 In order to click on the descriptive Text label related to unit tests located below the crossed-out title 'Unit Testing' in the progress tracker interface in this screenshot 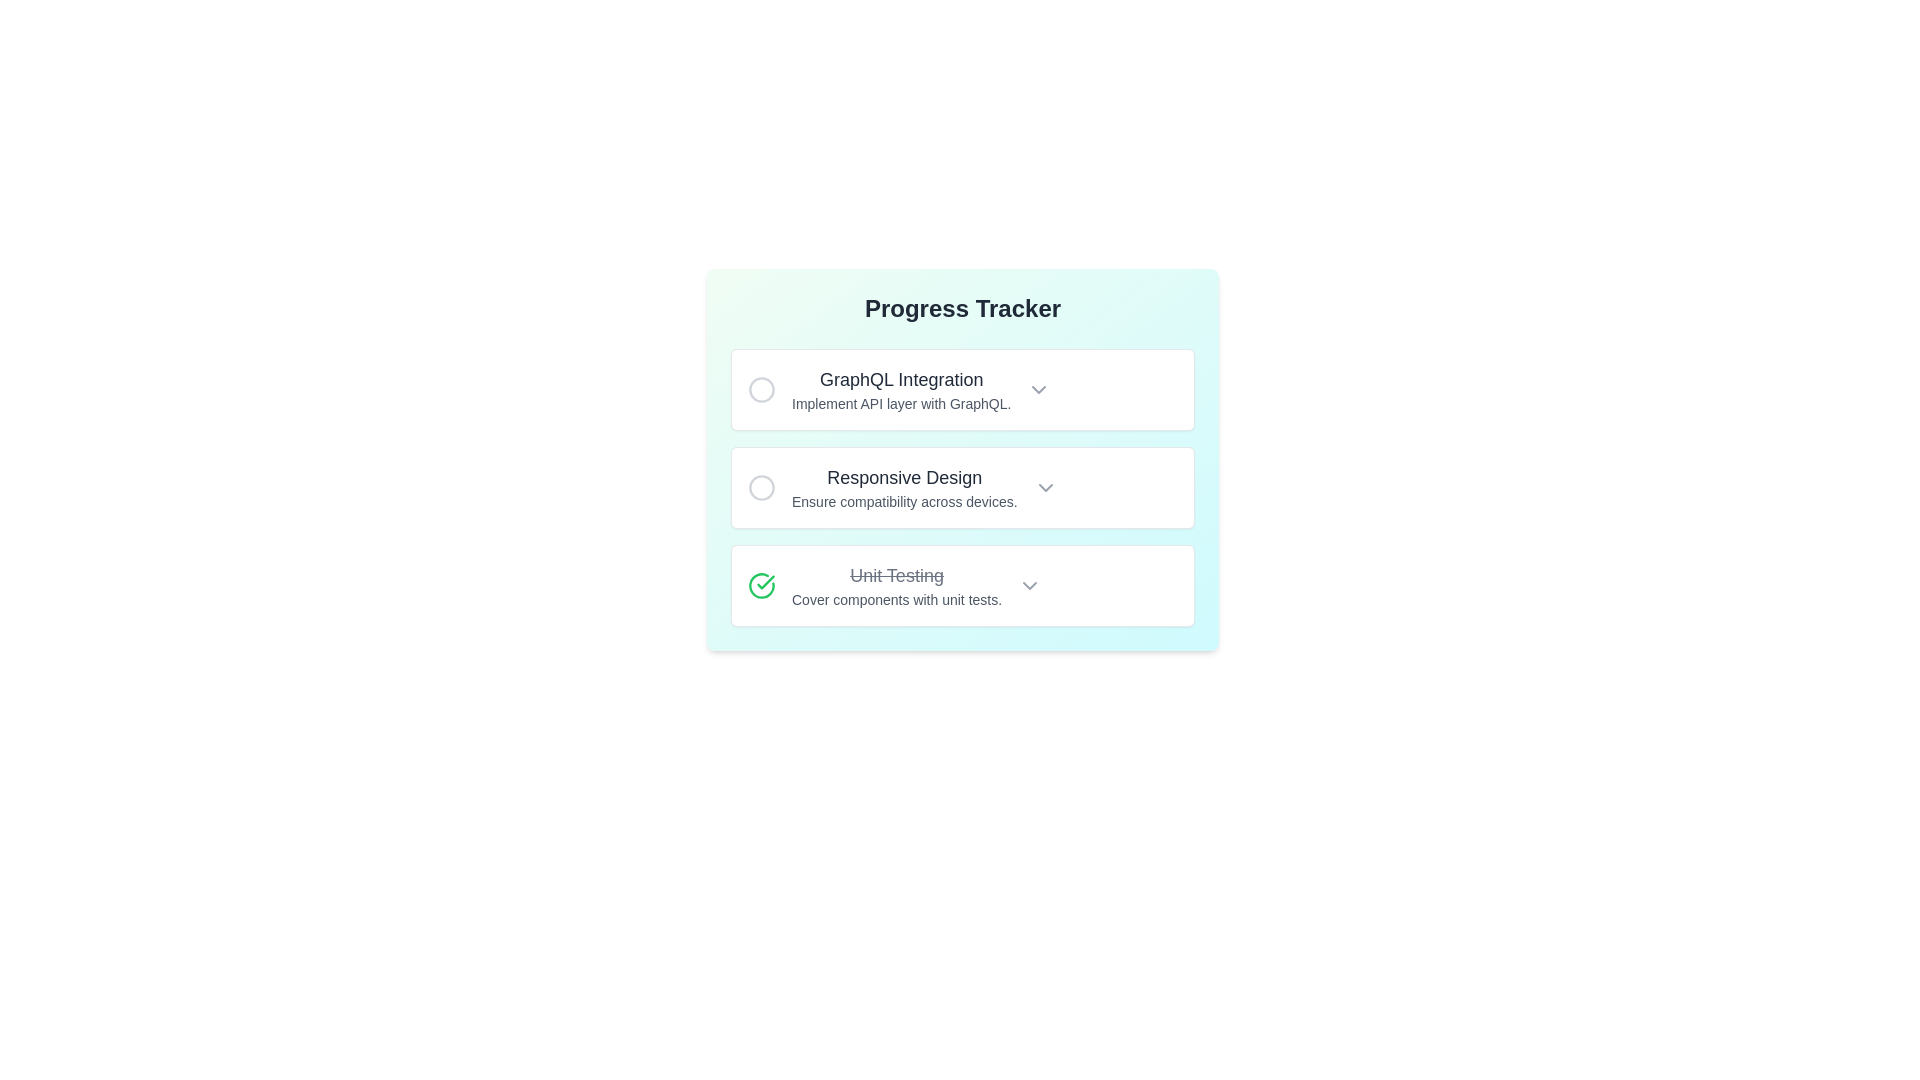, I will do `click(896, 599)`.